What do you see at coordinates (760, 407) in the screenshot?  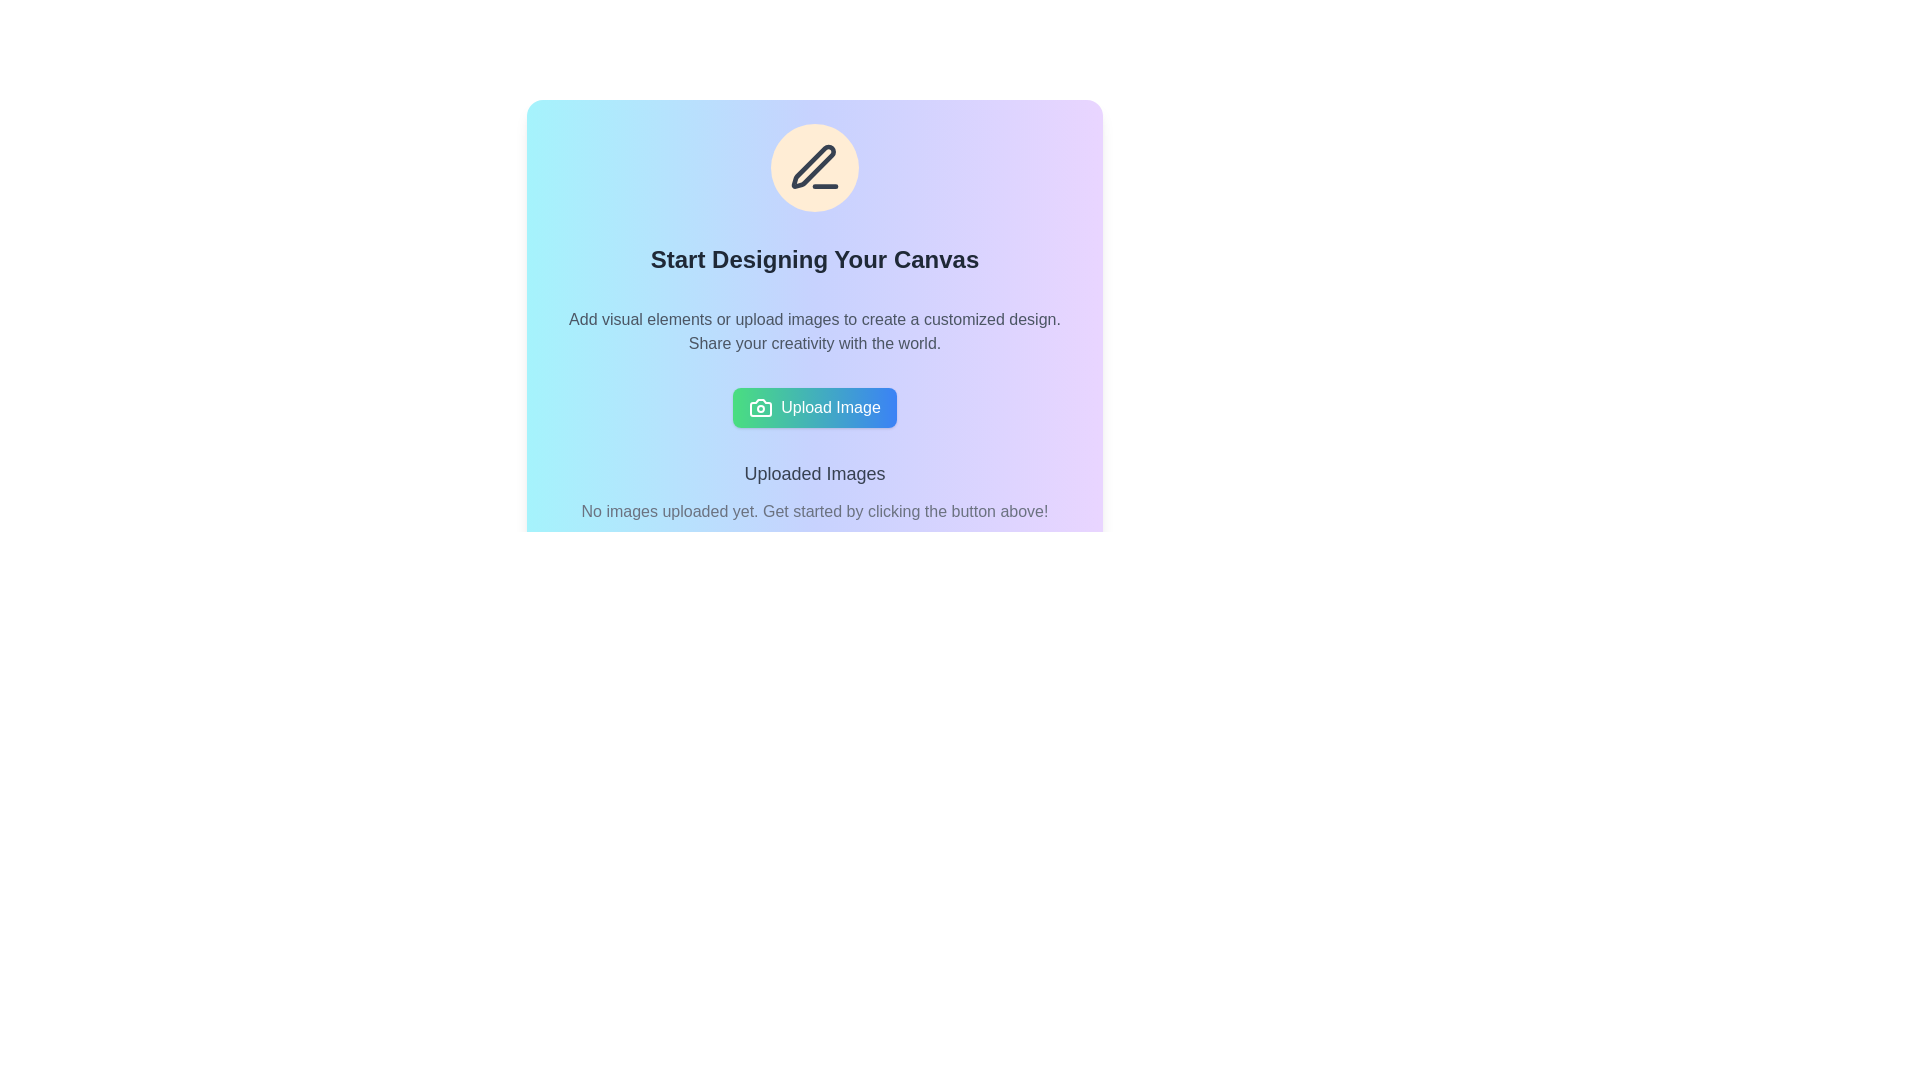 I see `the 'Upload Image' button which features a decorative camera icon on the left side of the text` at bounding box center [760, 407].